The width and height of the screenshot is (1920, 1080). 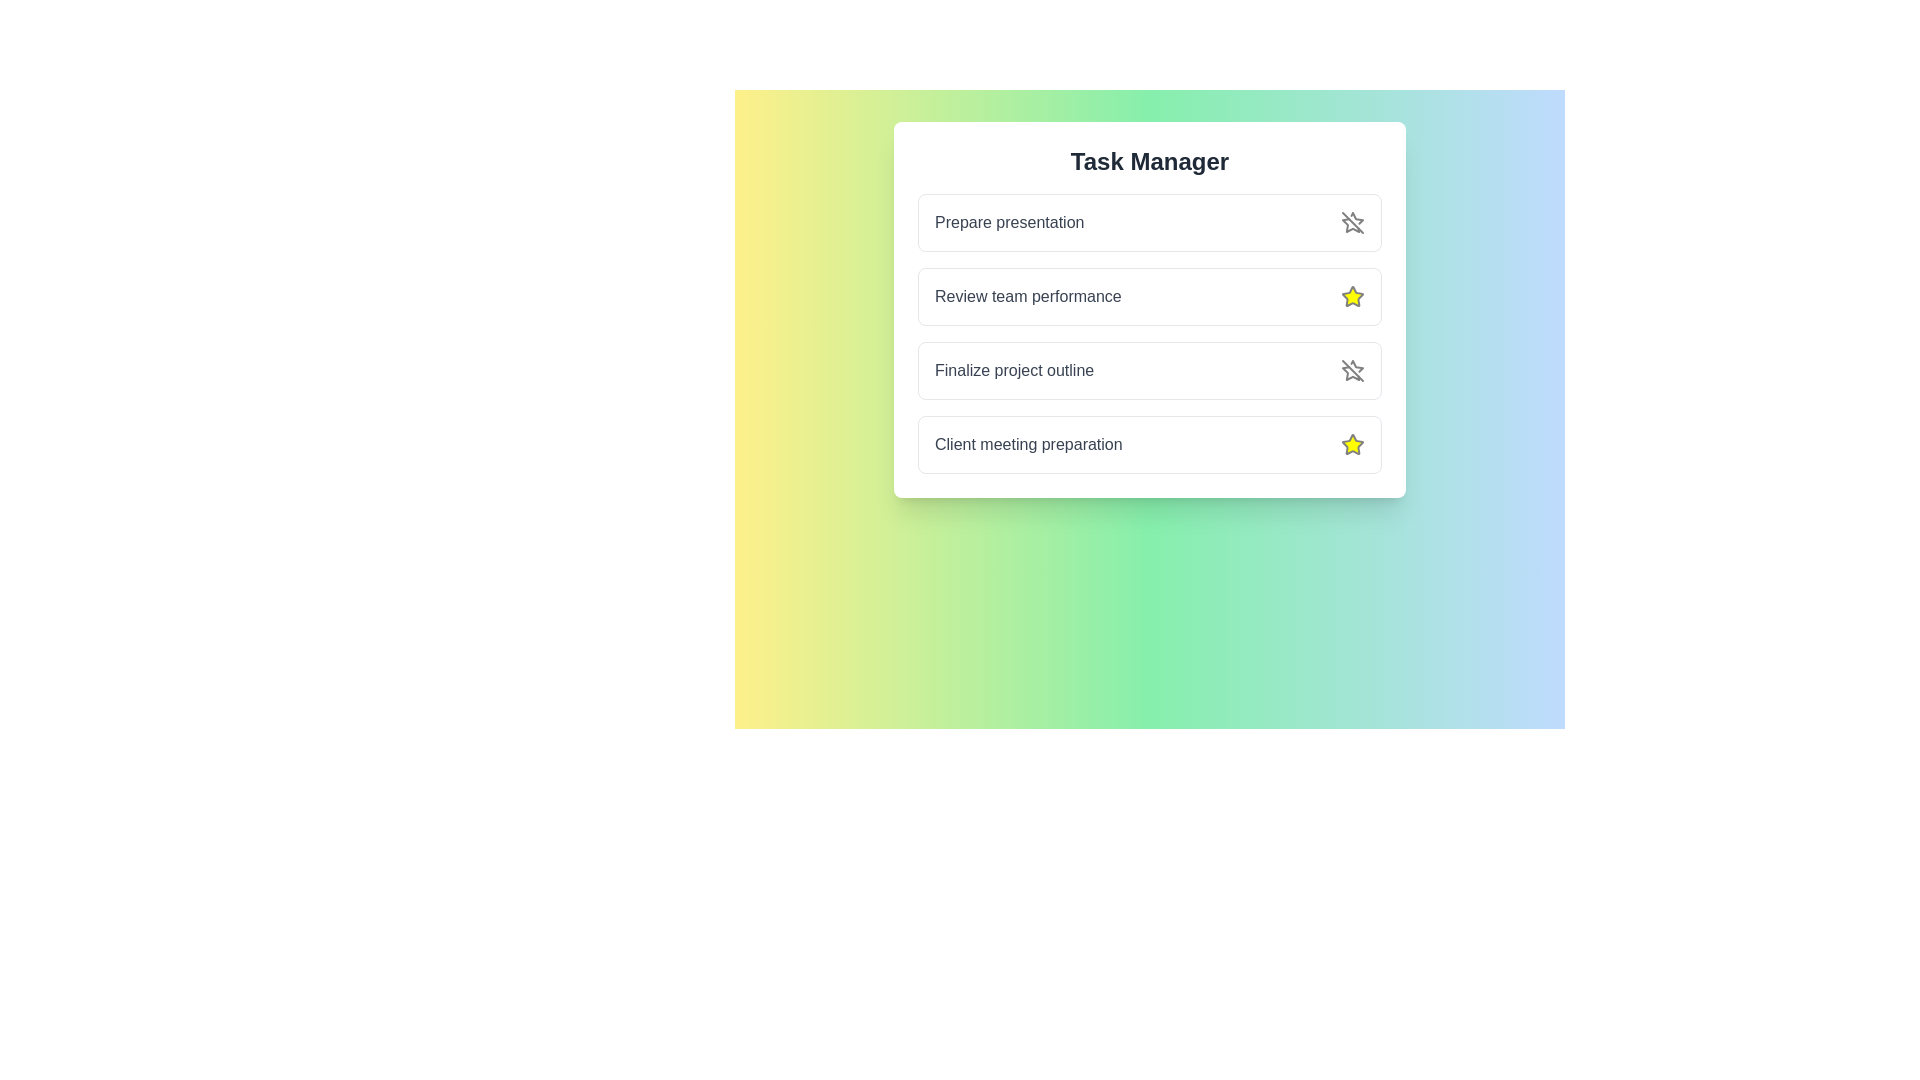 I want to click on the task named Finalize project outline by clicking on it, so click(x=1014, y=370).